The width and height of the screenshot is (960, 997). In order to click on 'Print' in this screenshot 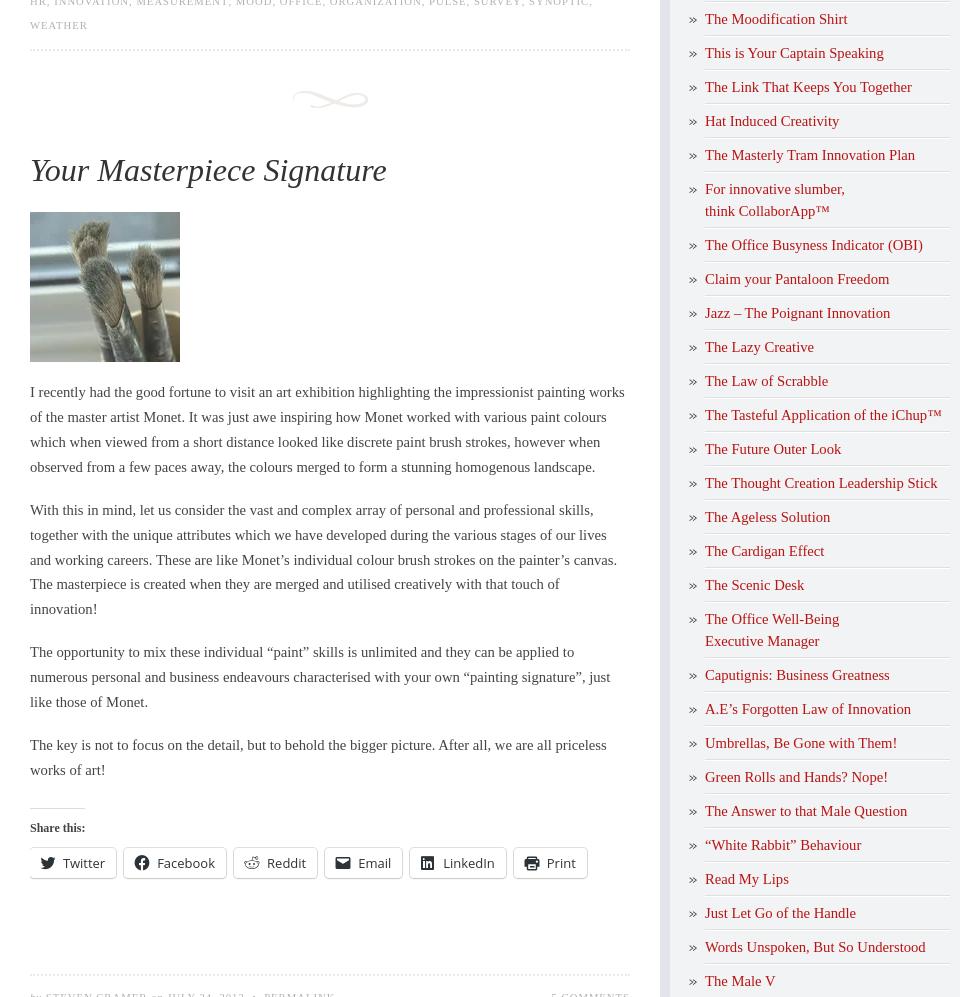, I will do `click(545, 861)`.